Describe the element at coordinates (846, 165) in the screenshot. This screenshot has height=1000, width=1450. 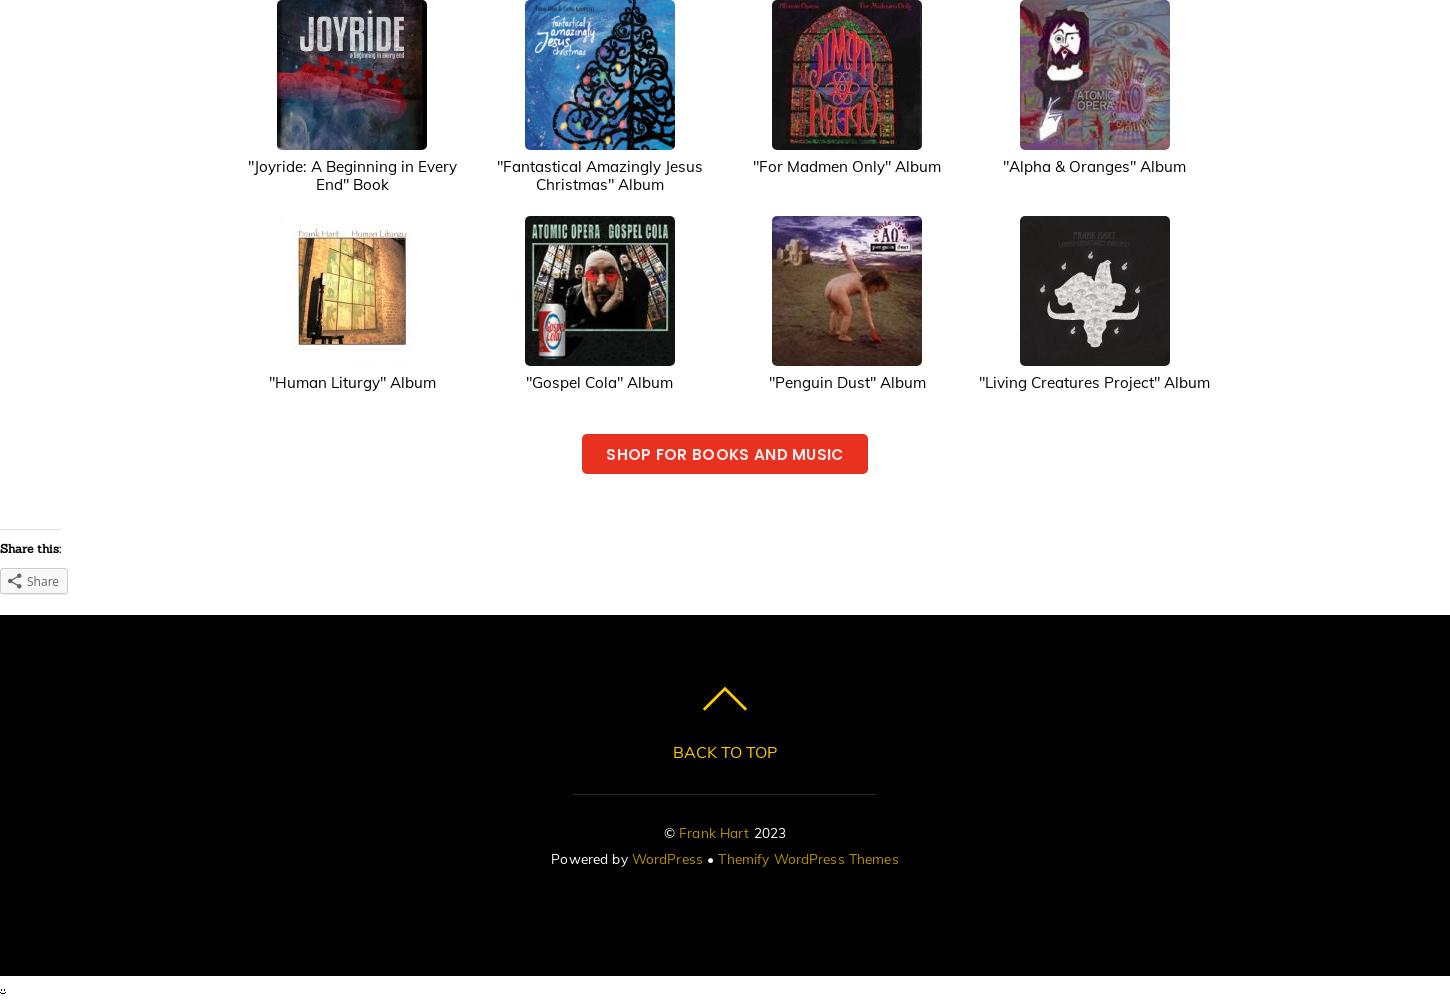
I see `'"For Madmen Only" Album'` at that location.